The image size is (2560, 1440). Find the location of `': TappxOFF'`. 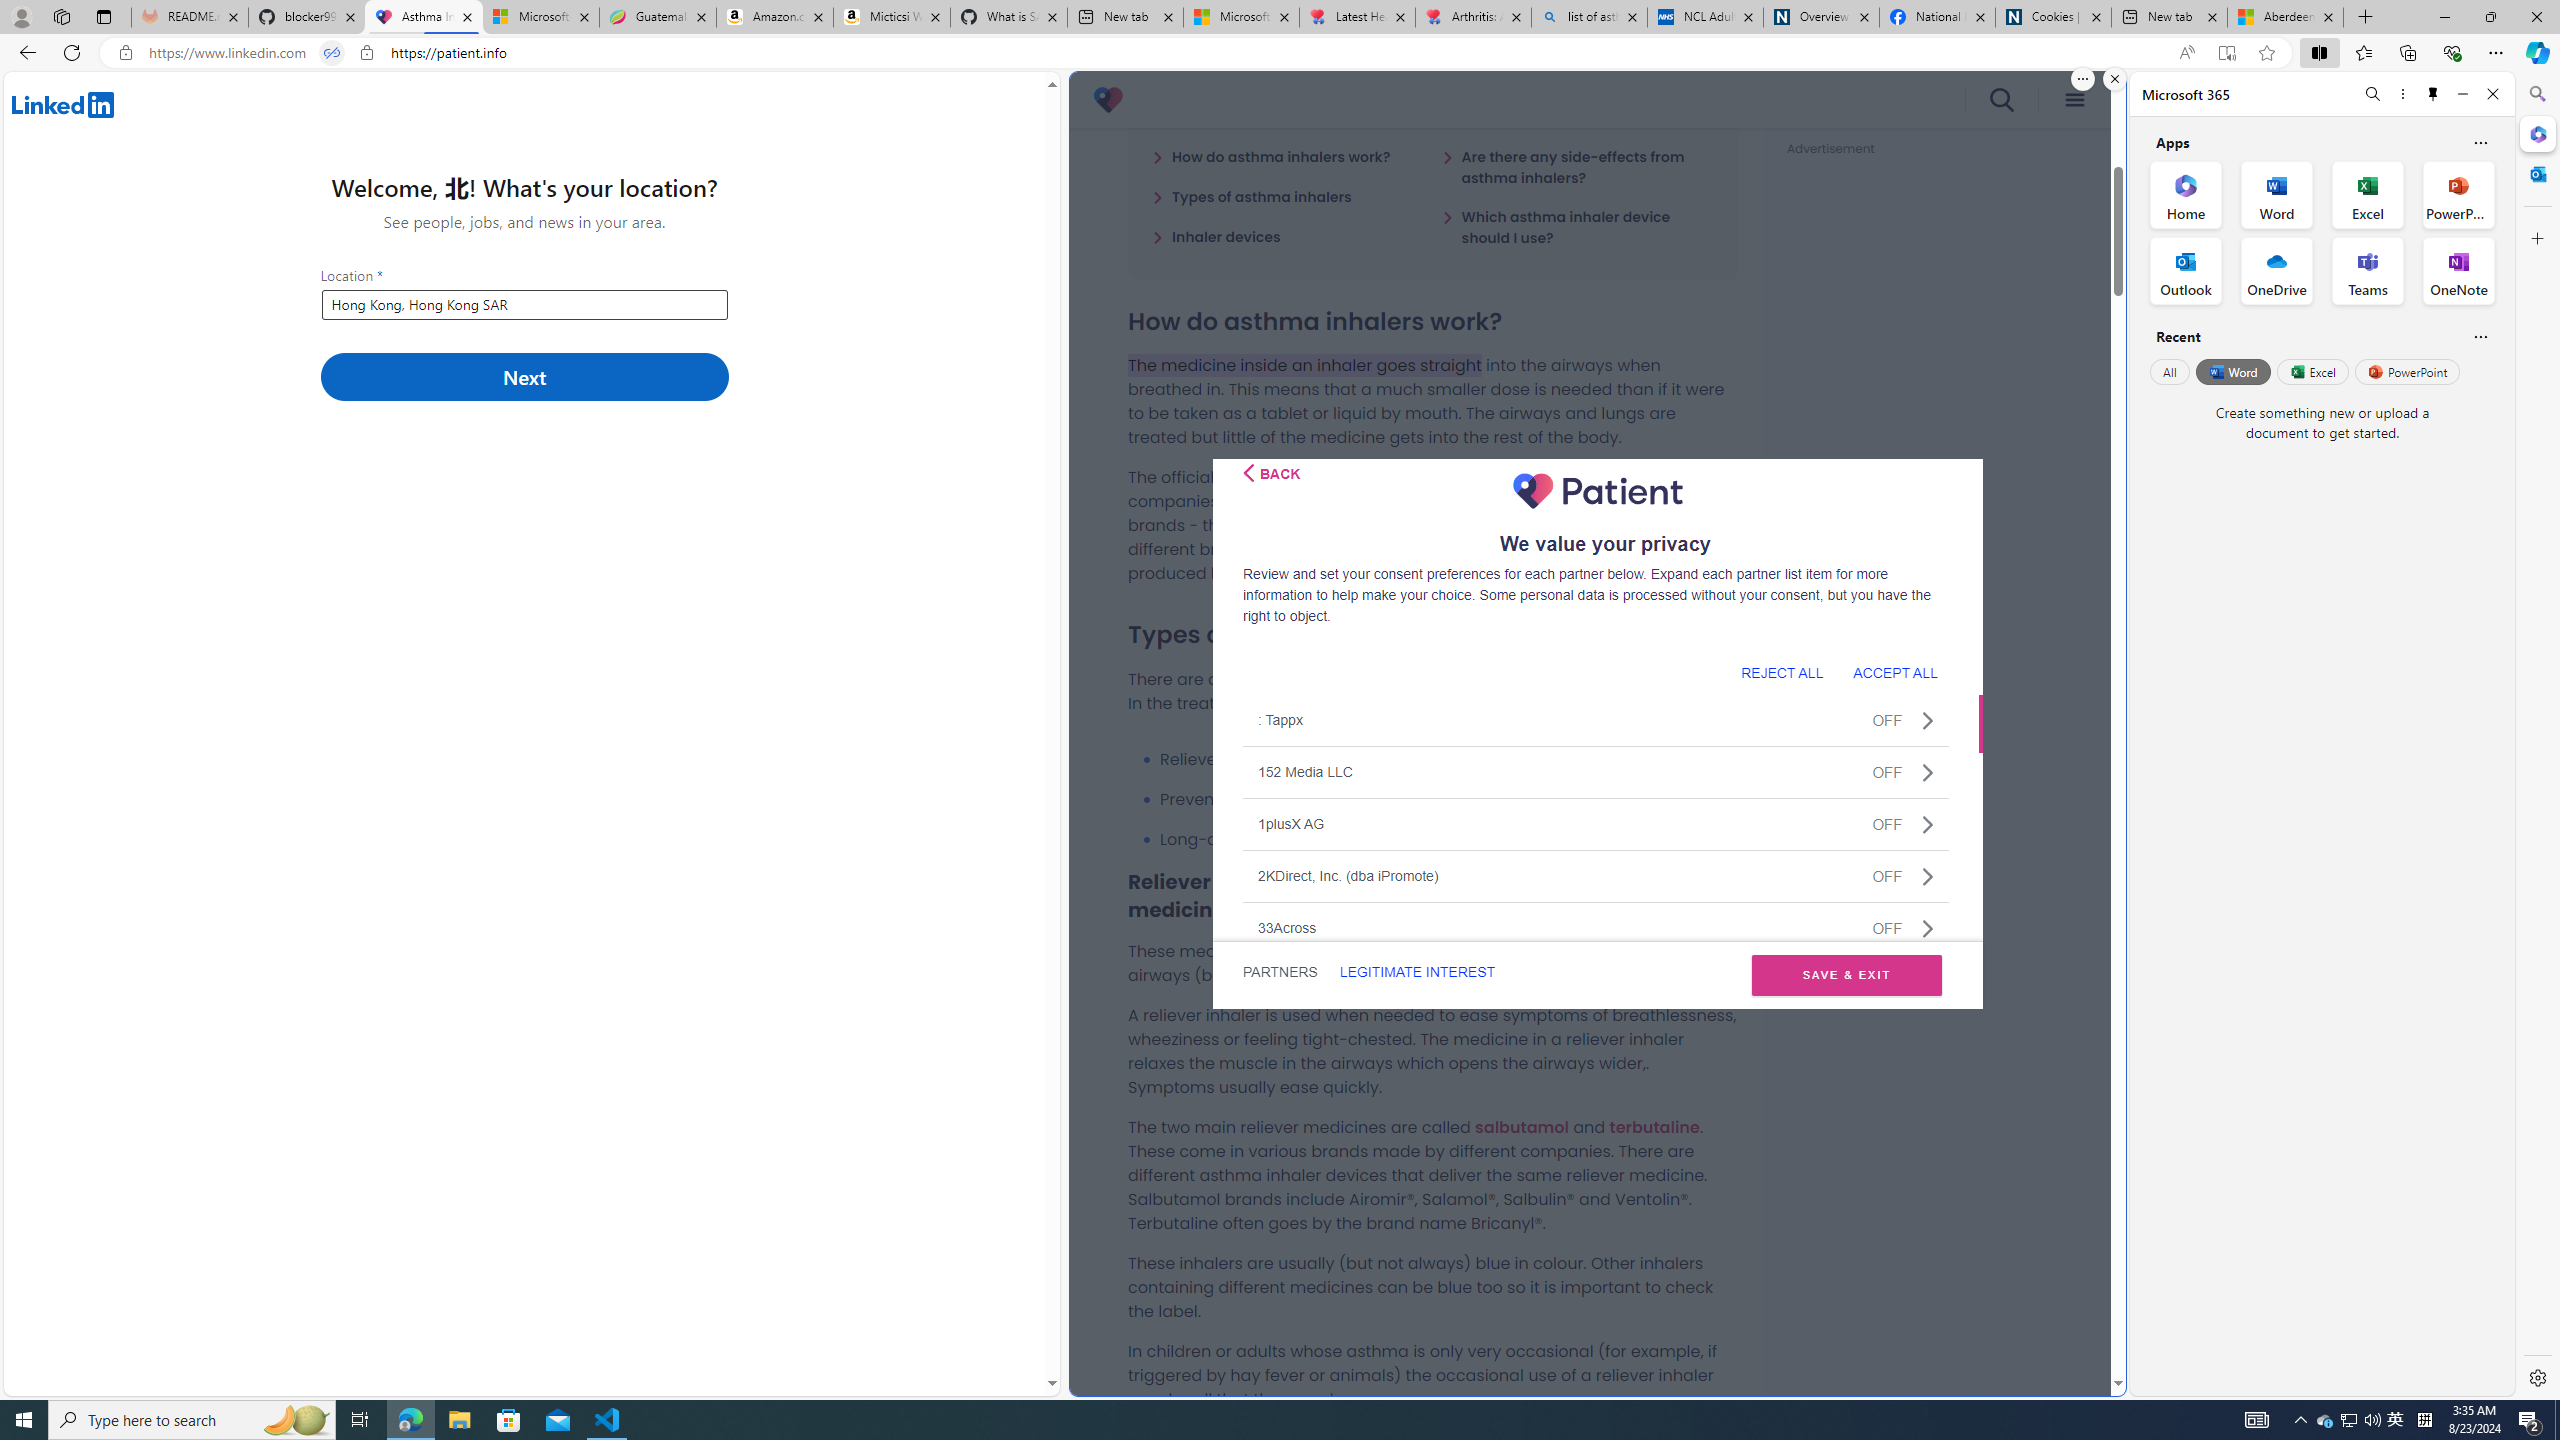

': TappxOFF' is located at coordinates (1595, 720).